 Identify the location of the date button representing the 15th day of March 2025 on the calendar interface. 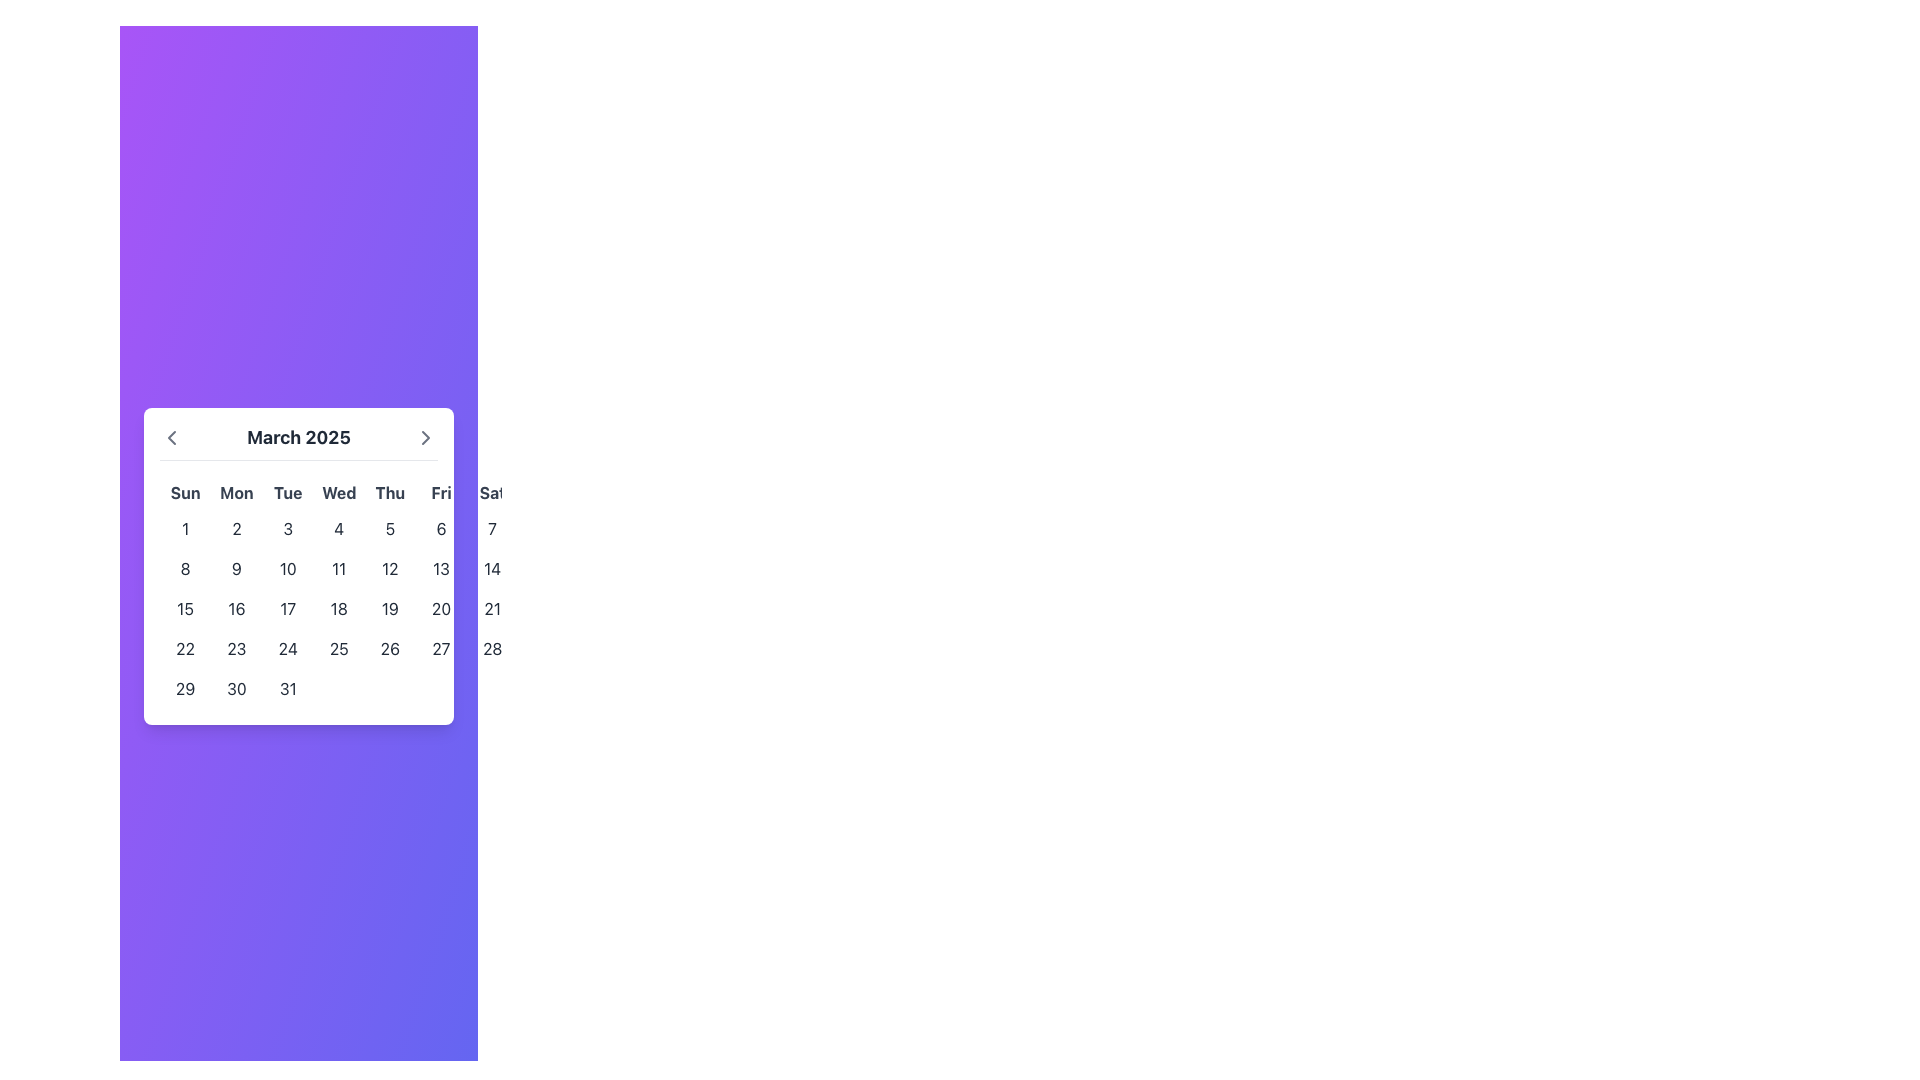
(185, 607).